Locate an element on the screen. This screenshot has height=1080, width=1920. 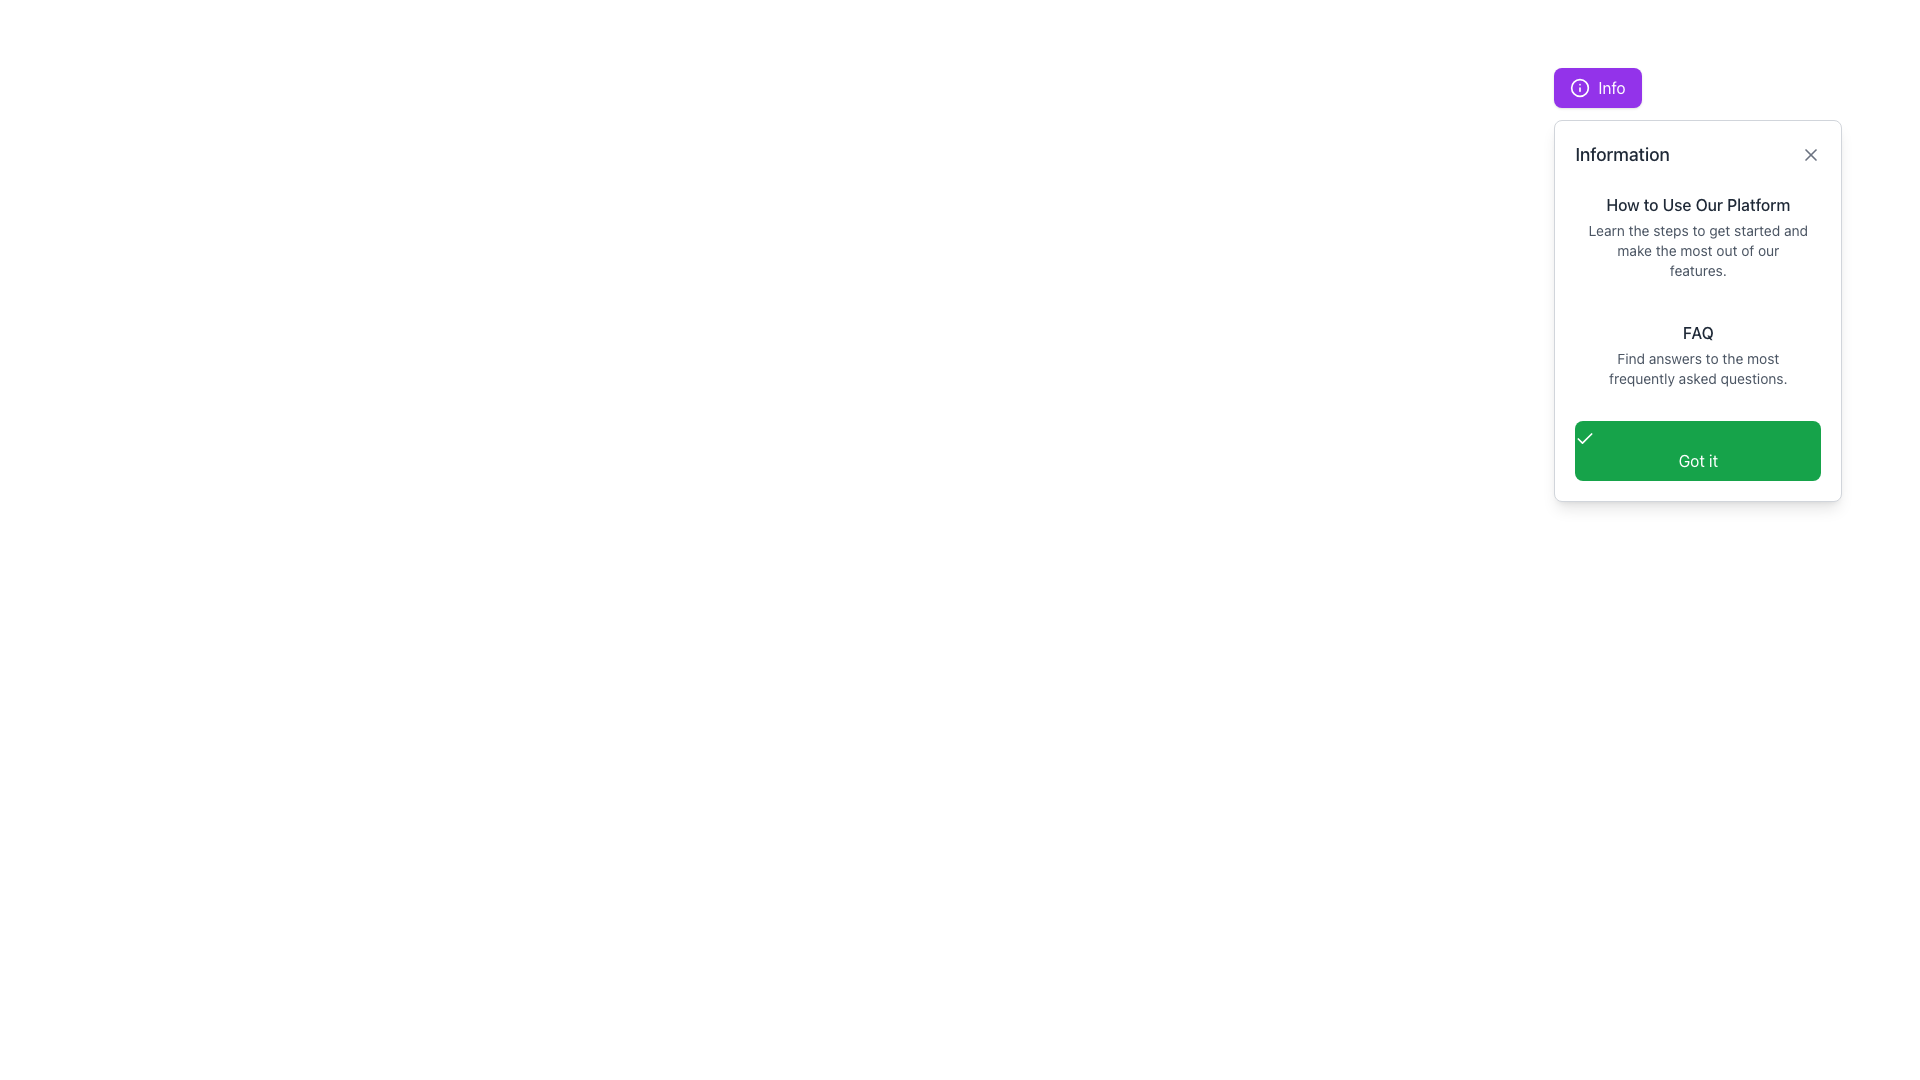
the Text Section that introduces and provides a brief overview of a guide or instructional content about using the platform, located in the 'Information' card above the 'FAQ' section is located at coordinates (1697, 235).